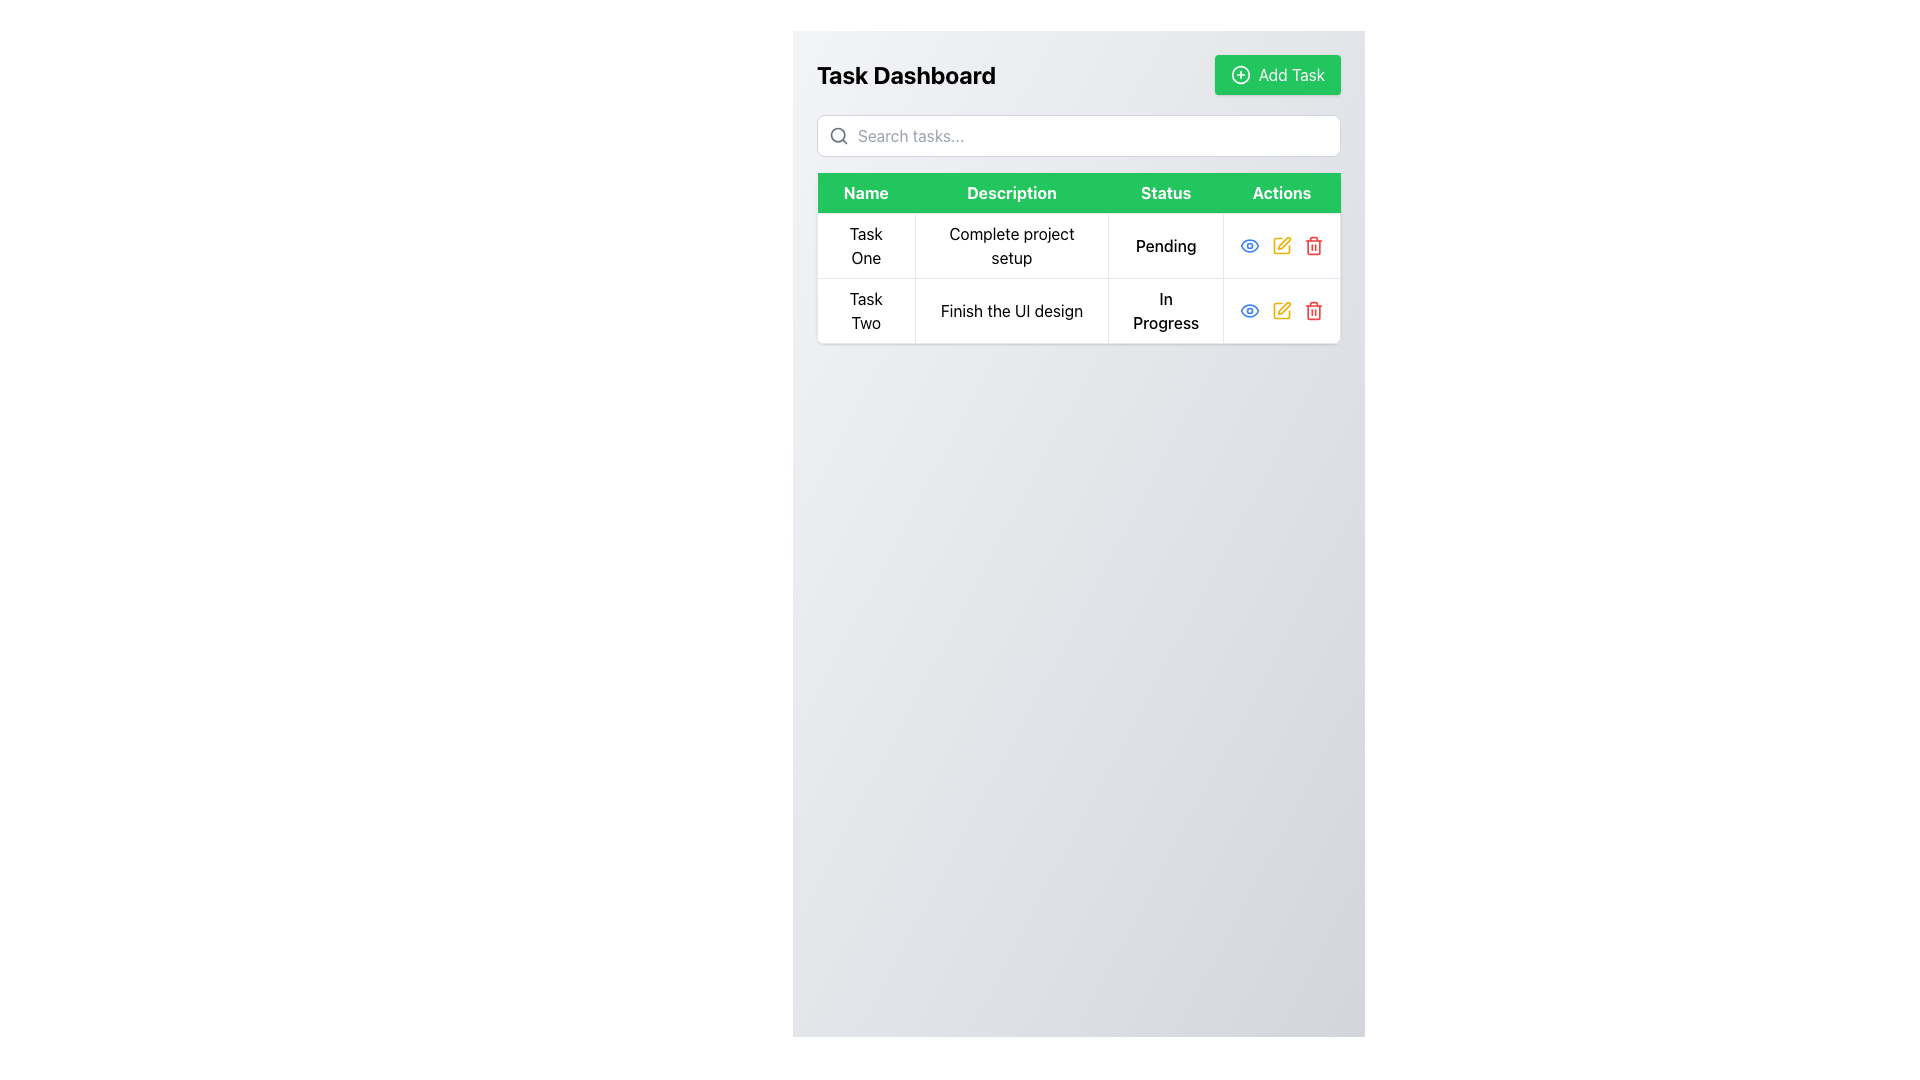  I want to click on the Action group with icons element in the 'Actions' column of the 'Task One' row, which contains a blue 'view' eye icon, a yellow 'edit' pencil icon, and a red 'delete' trash can icon, so click(1281, 245).